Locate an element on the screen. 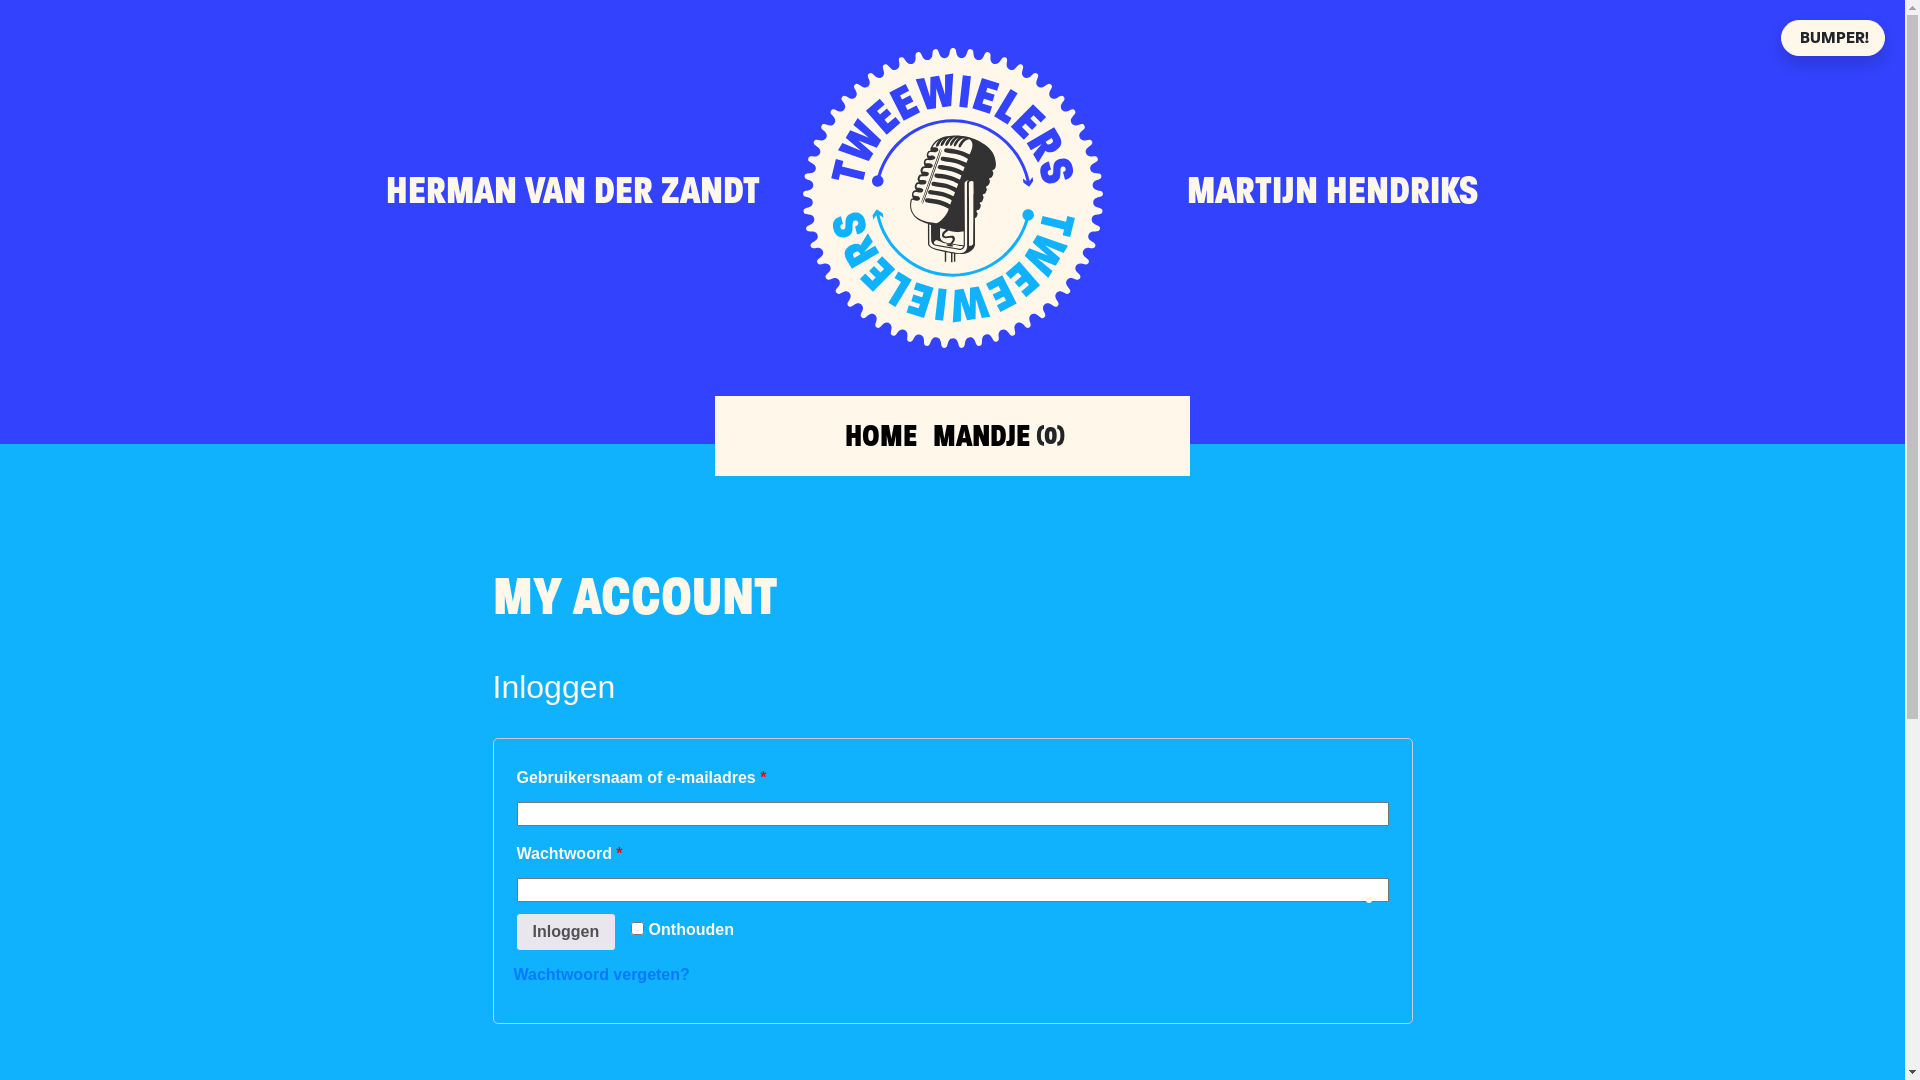  'BUMPER!' is located at coordinates (1833, 38).